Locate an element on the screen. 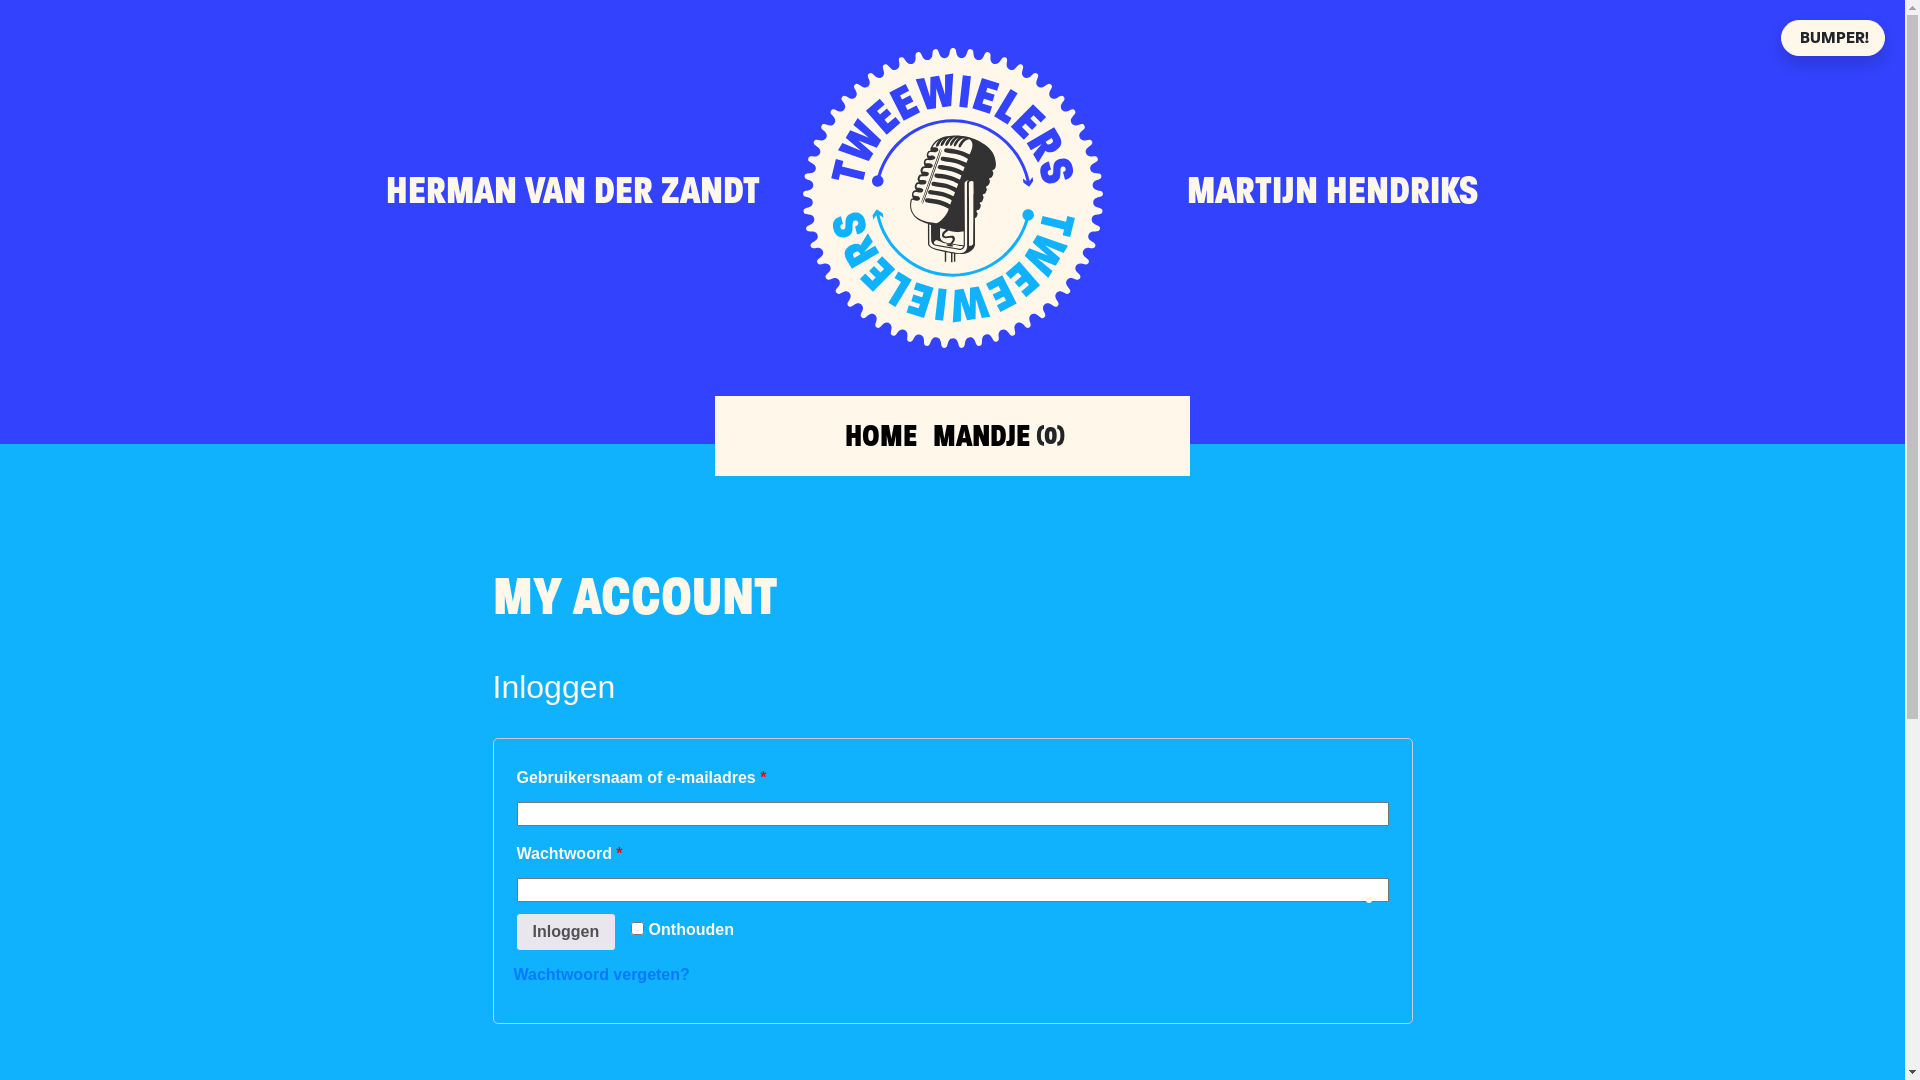  'BUMPER!' is located at coordinates (1833, 38).